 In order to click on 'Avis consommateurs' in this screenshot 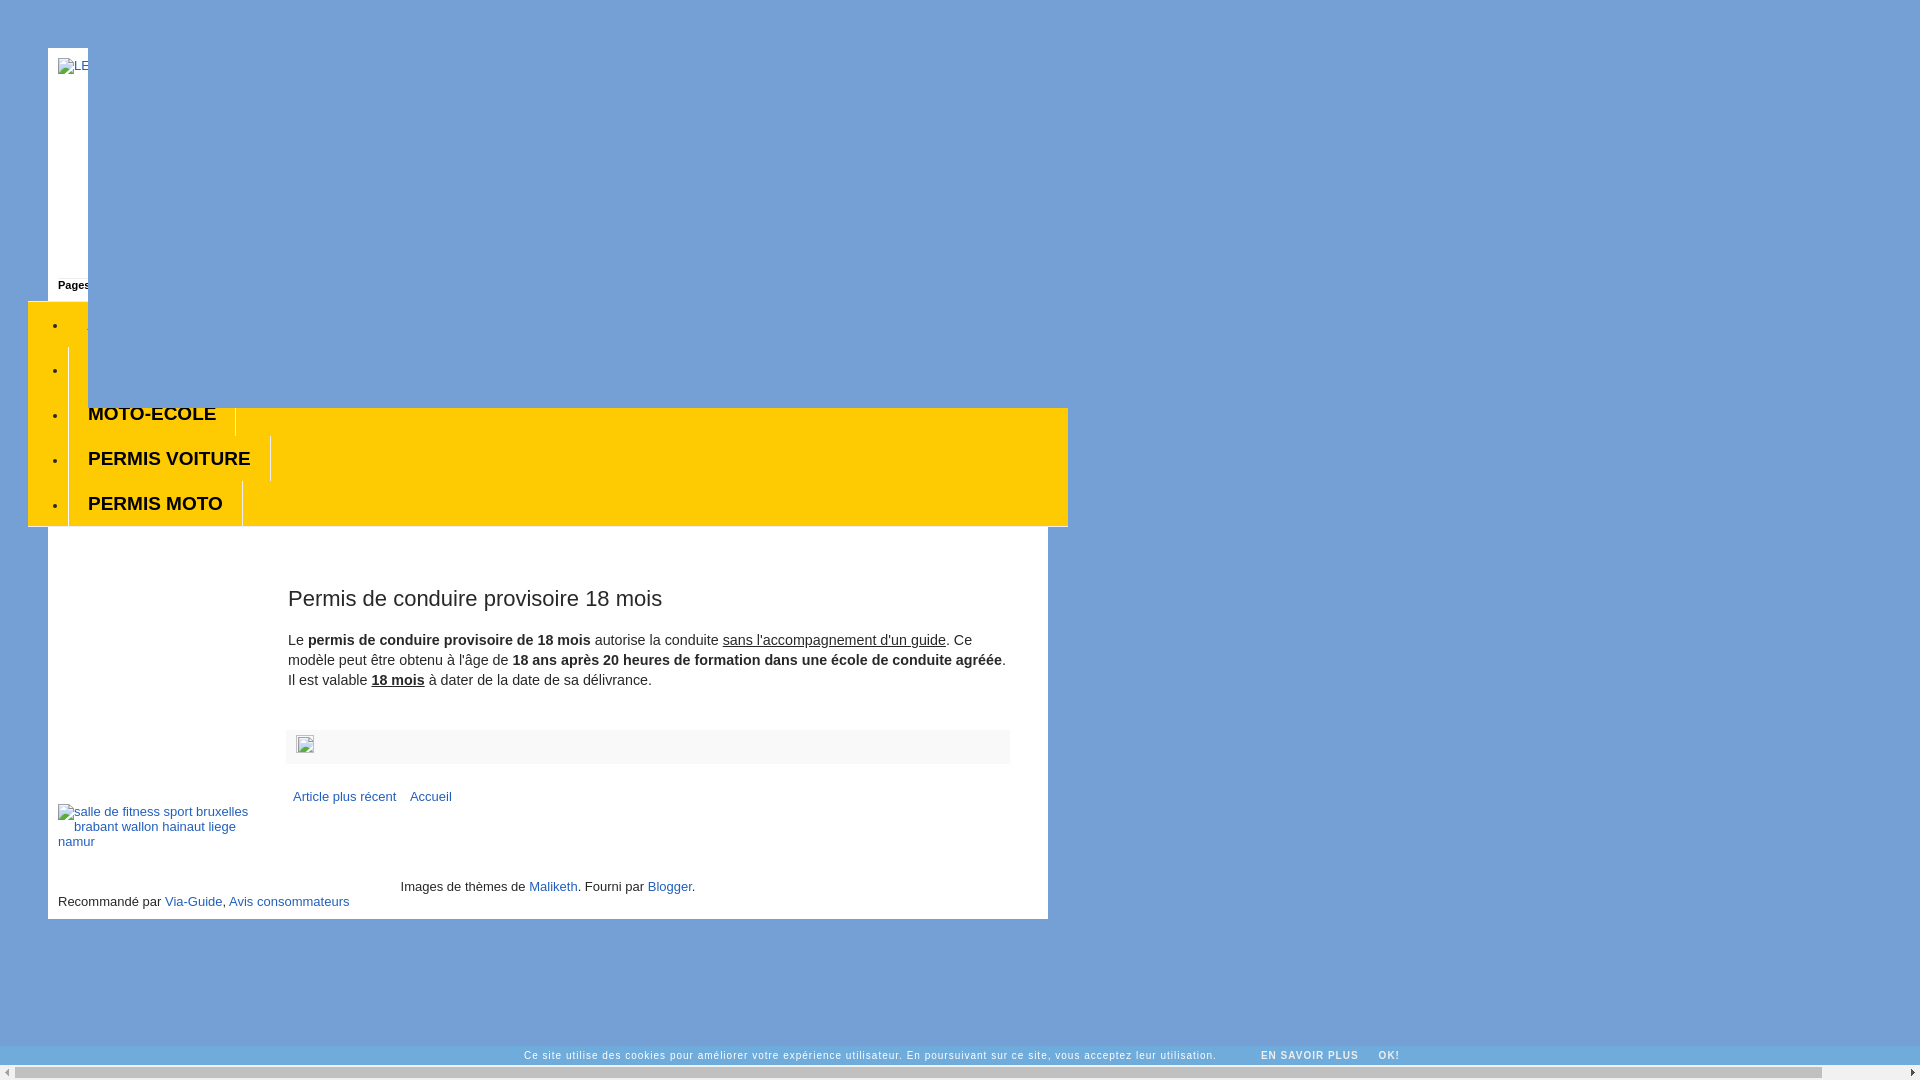, I will do `click(229, 901)`.